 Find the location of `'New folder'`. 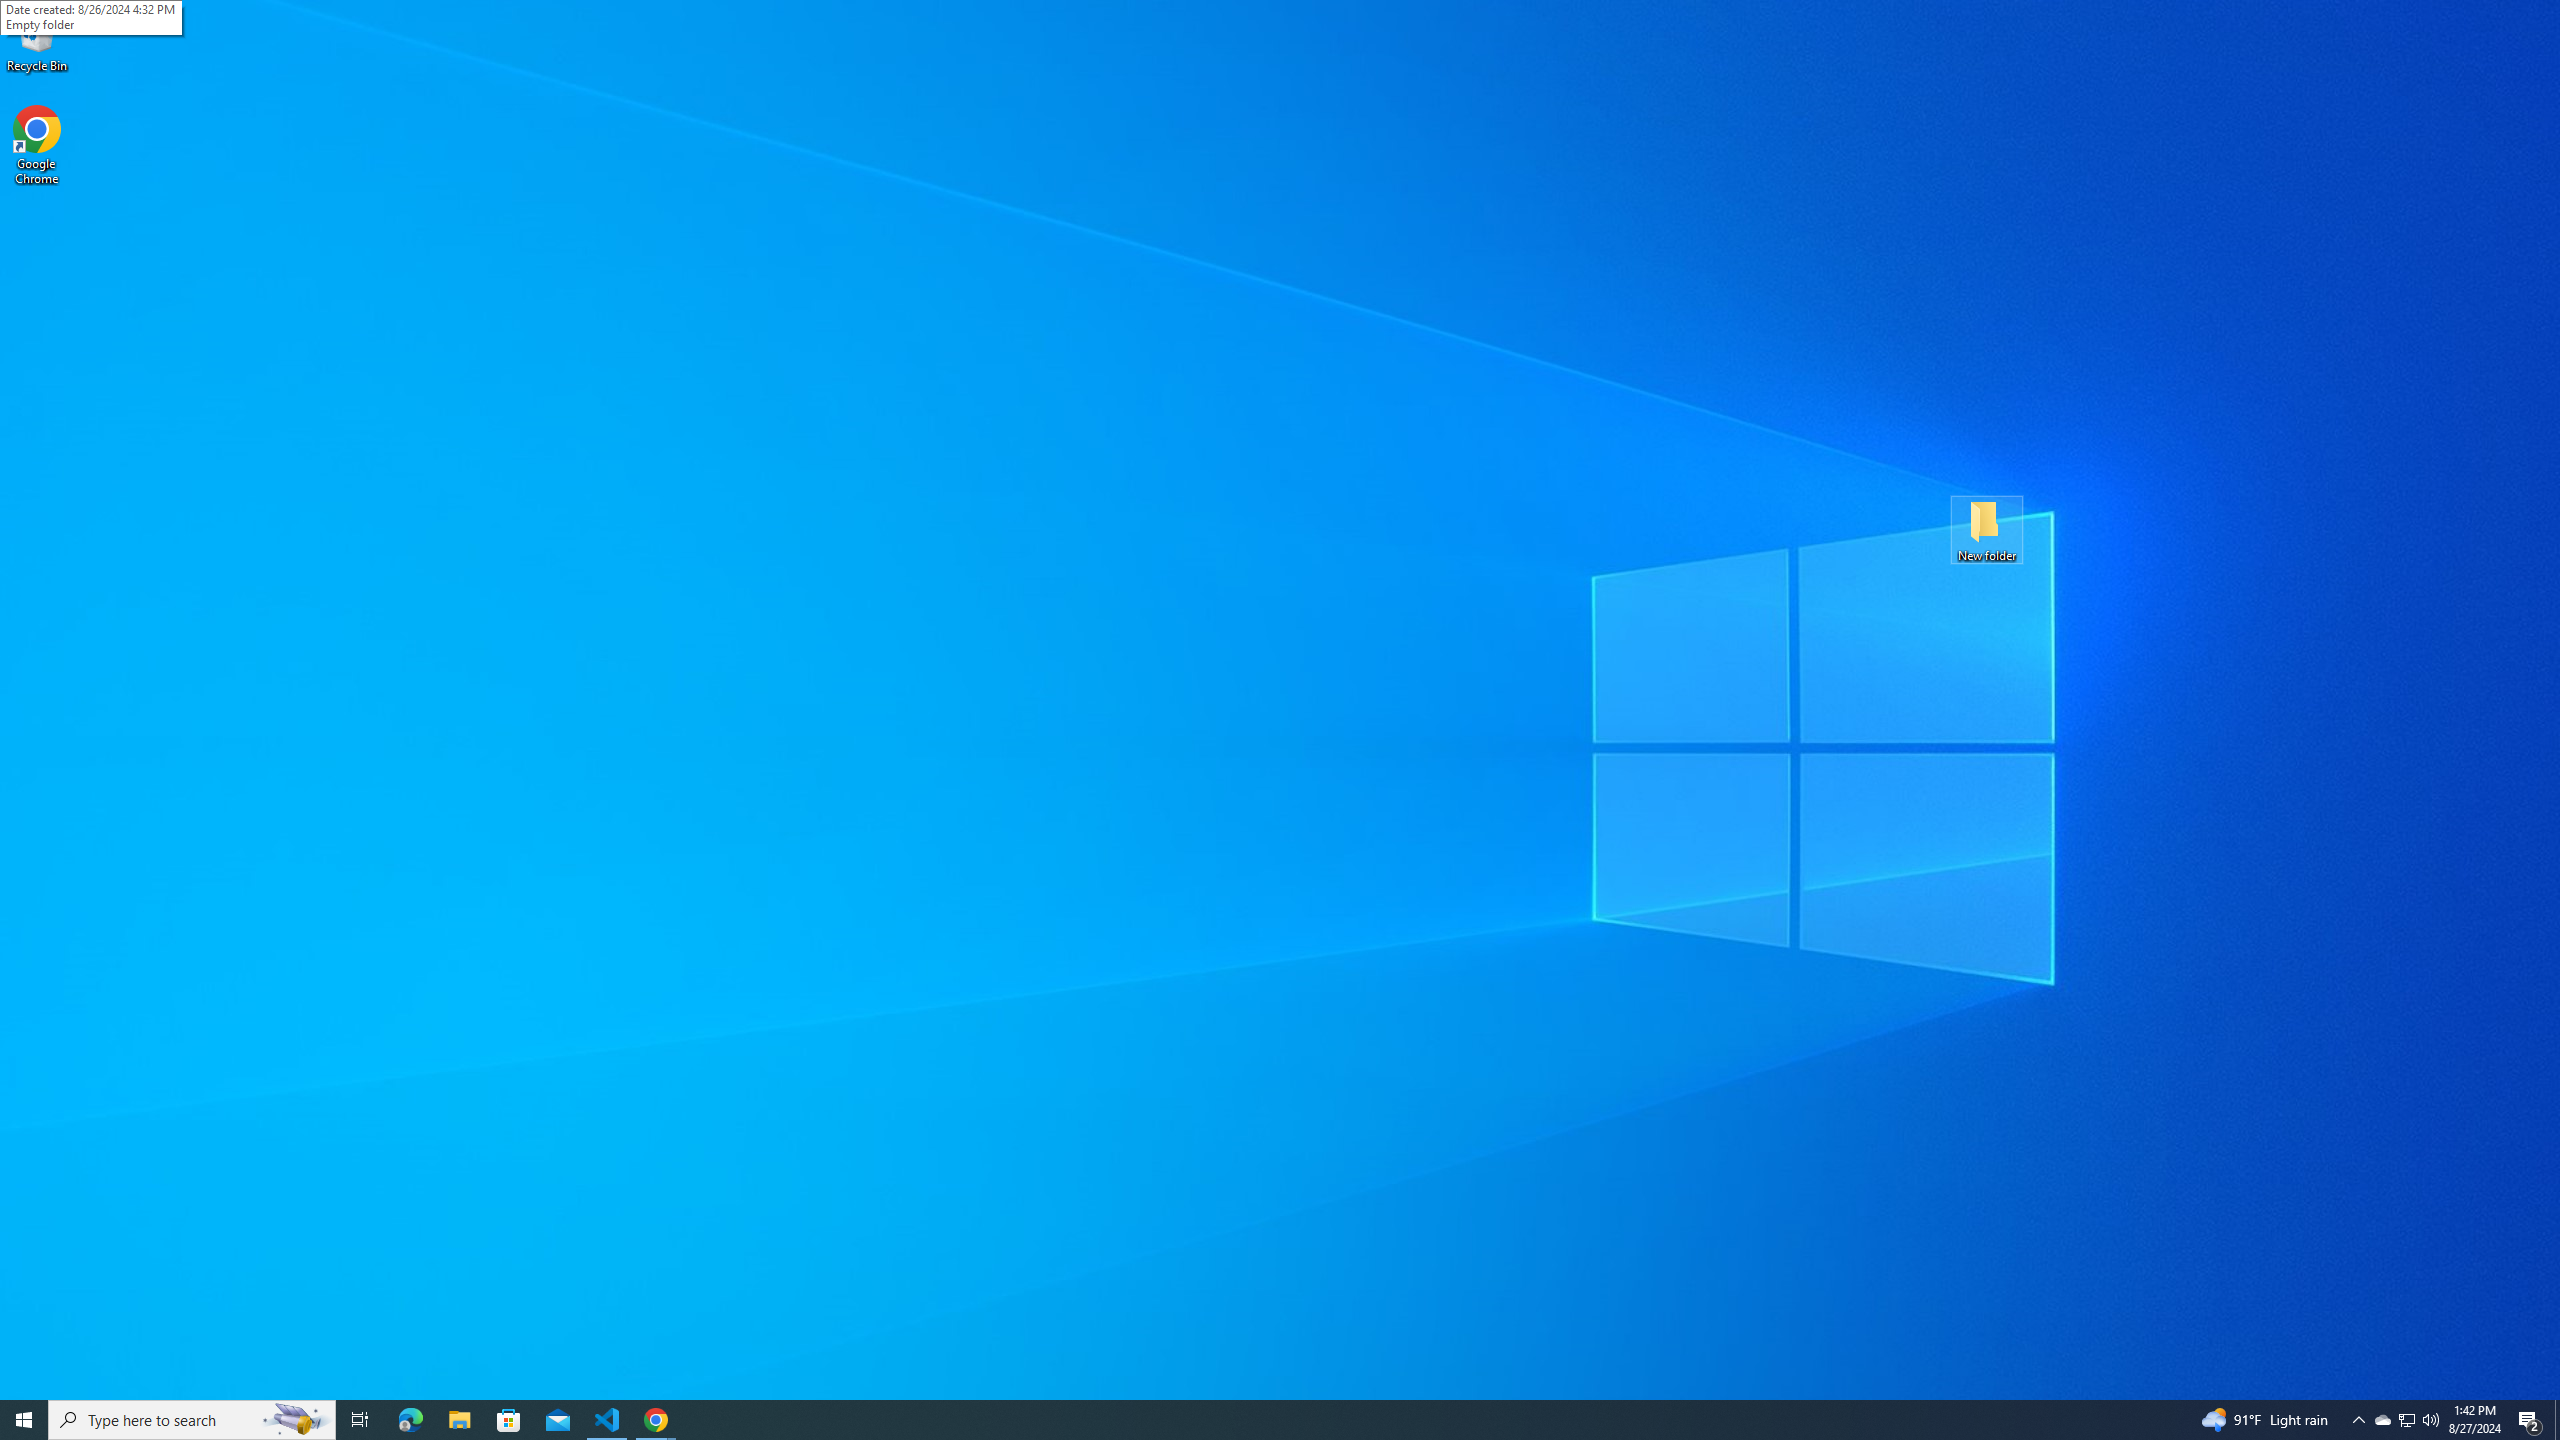

'New folder' is located at coordinates (1986, 528).